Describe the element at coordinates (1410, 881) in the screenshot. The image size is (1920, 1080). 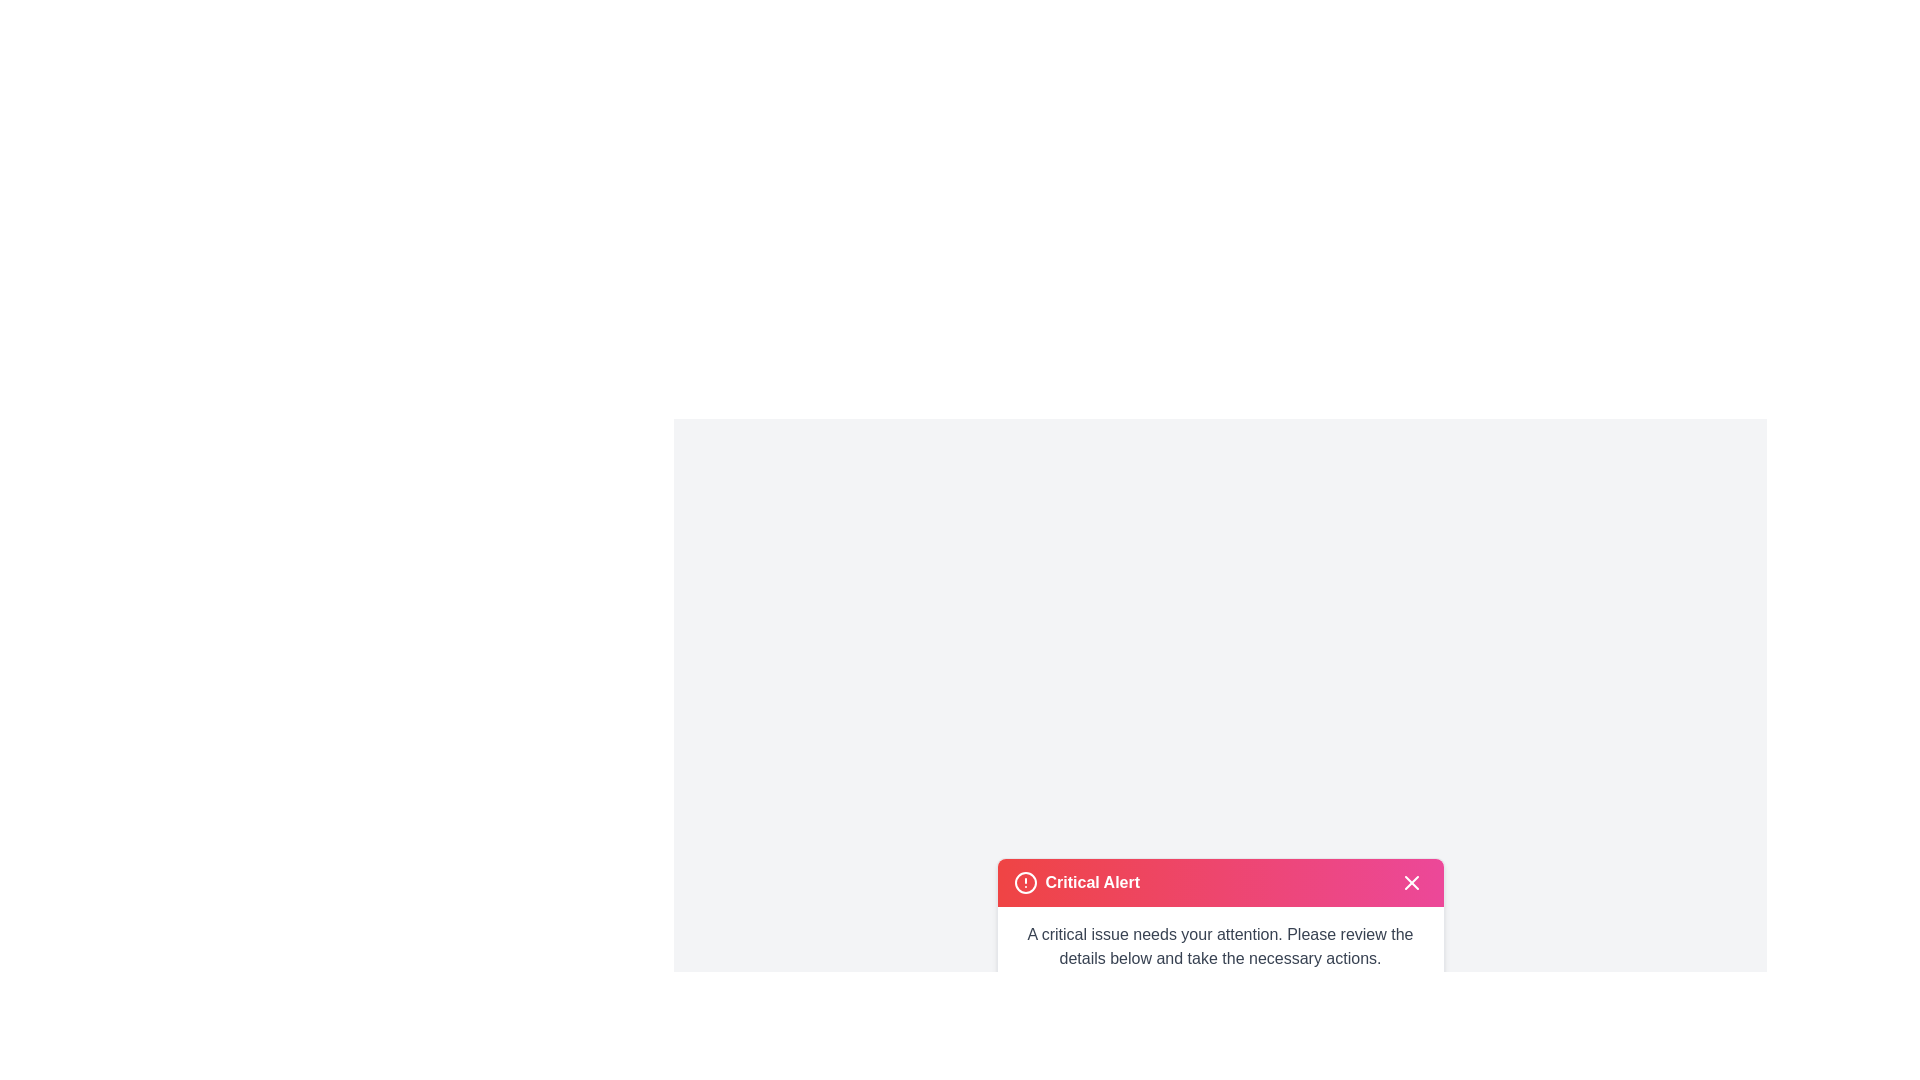
I see `the 'X' icon (Close Button) positioned in the top-right corner of the pink alert box labeled 'Critical Alert'` at that location.